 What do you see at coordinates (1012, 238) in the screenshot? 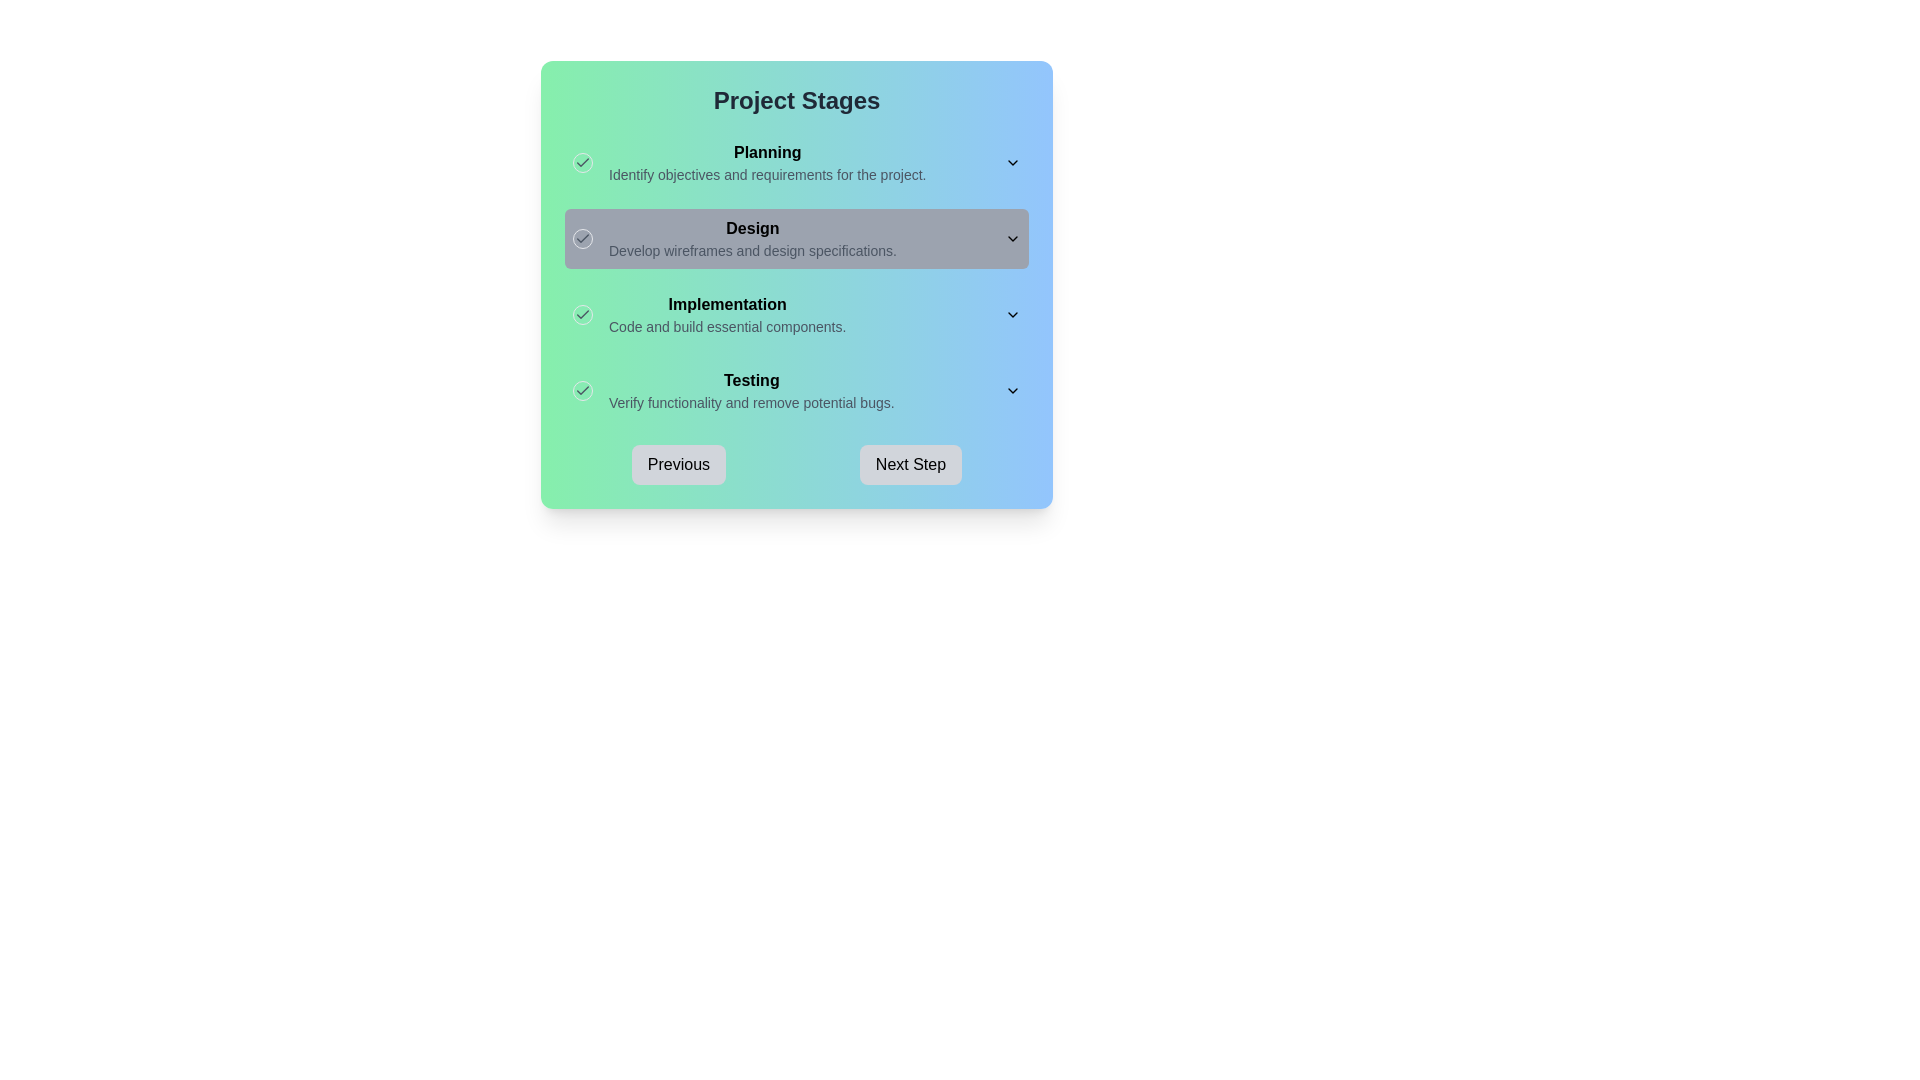
I see `the chevron-down icon` at bounding box center [1012, 238].